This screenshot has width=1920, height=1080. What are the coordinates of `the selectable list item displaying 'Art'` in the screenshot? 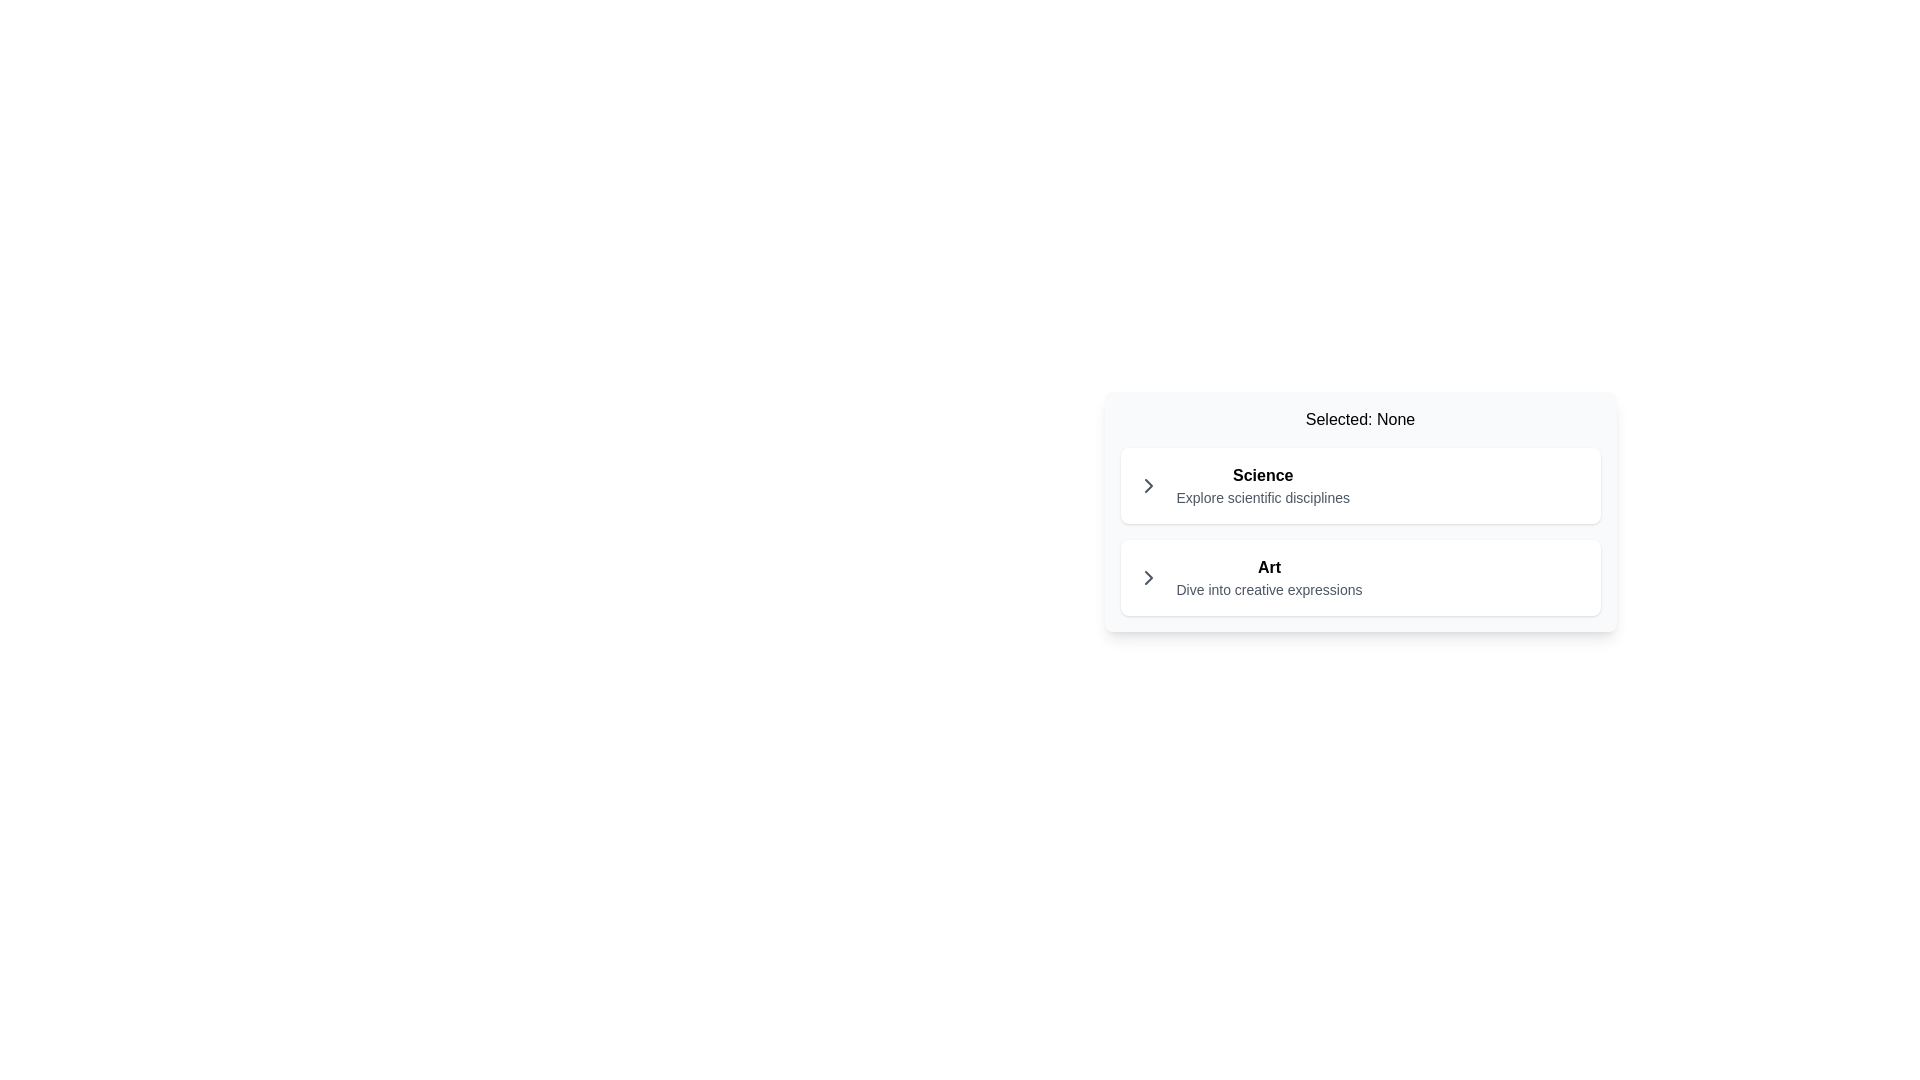 It's located at (1268, 578).